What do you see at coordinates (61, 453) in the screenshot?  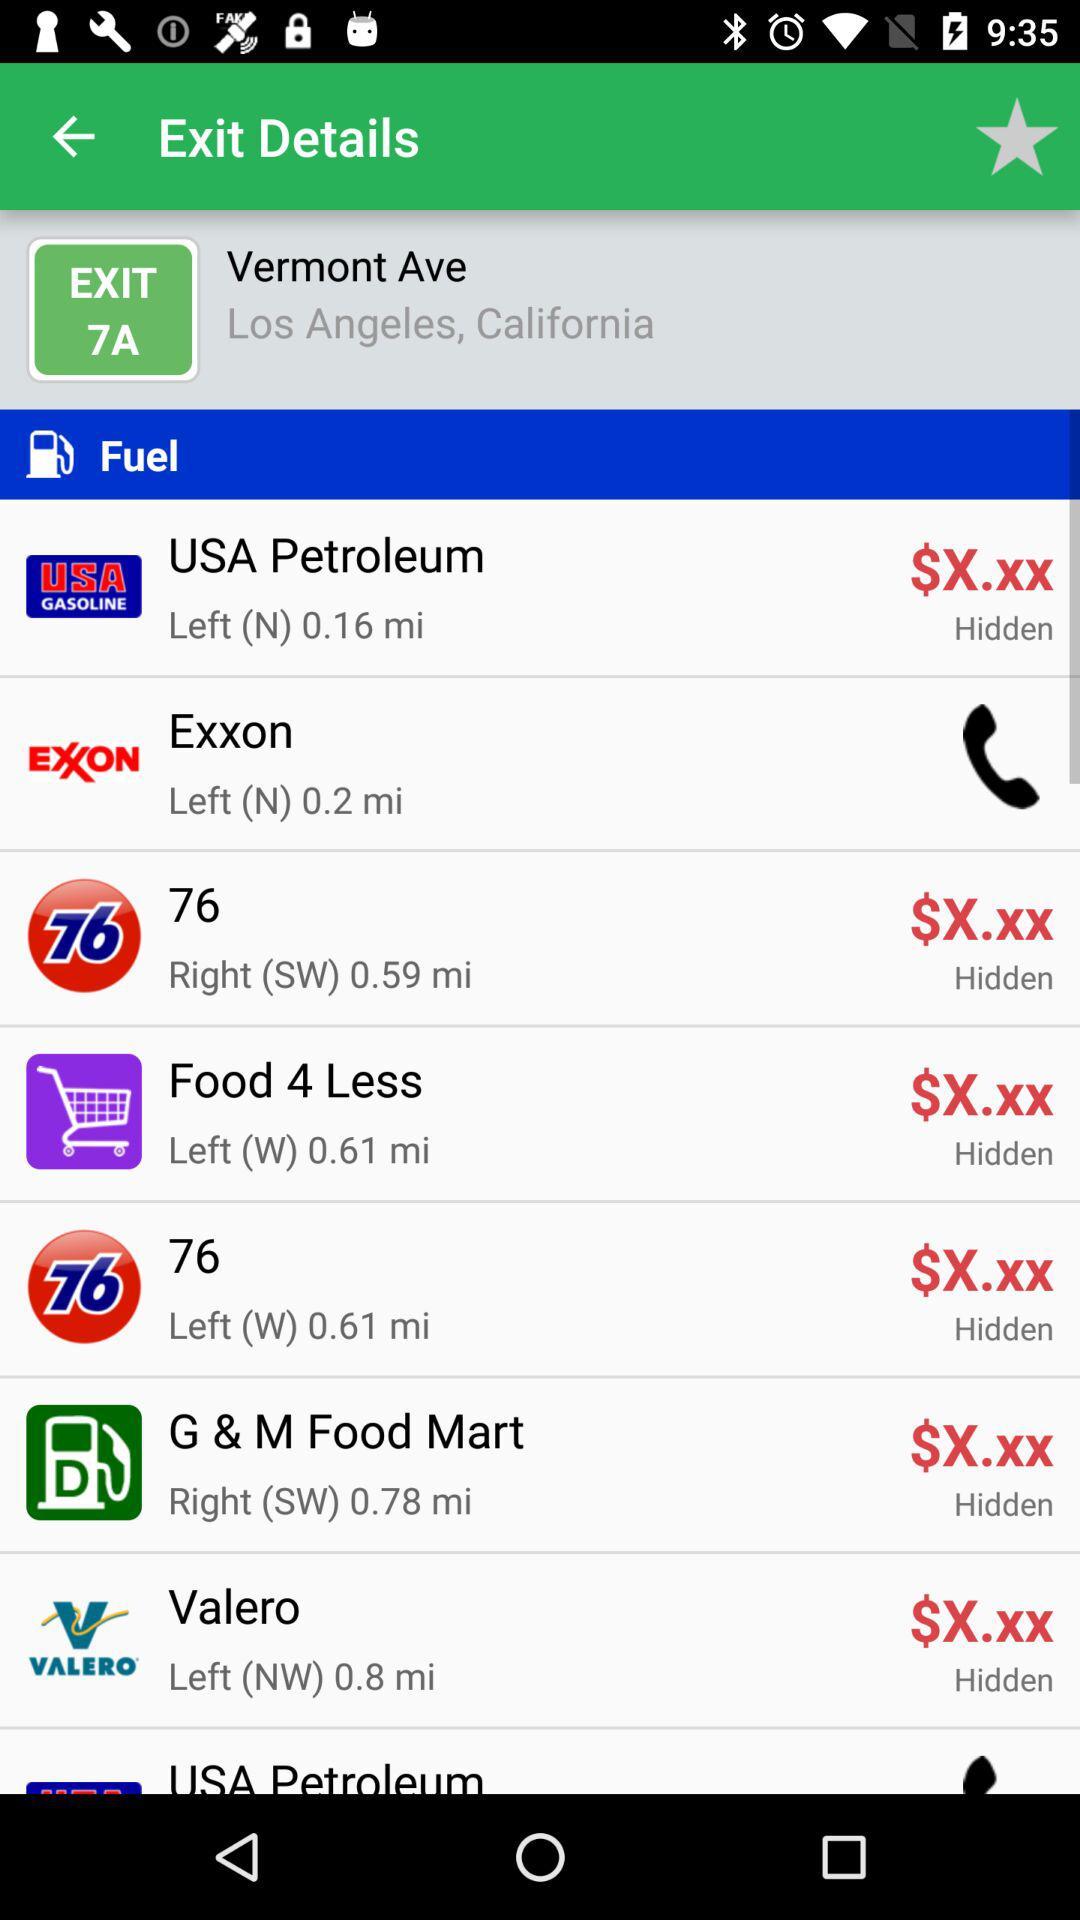 I see `the icon to the left of fuel` at bounding box center [61, 453].